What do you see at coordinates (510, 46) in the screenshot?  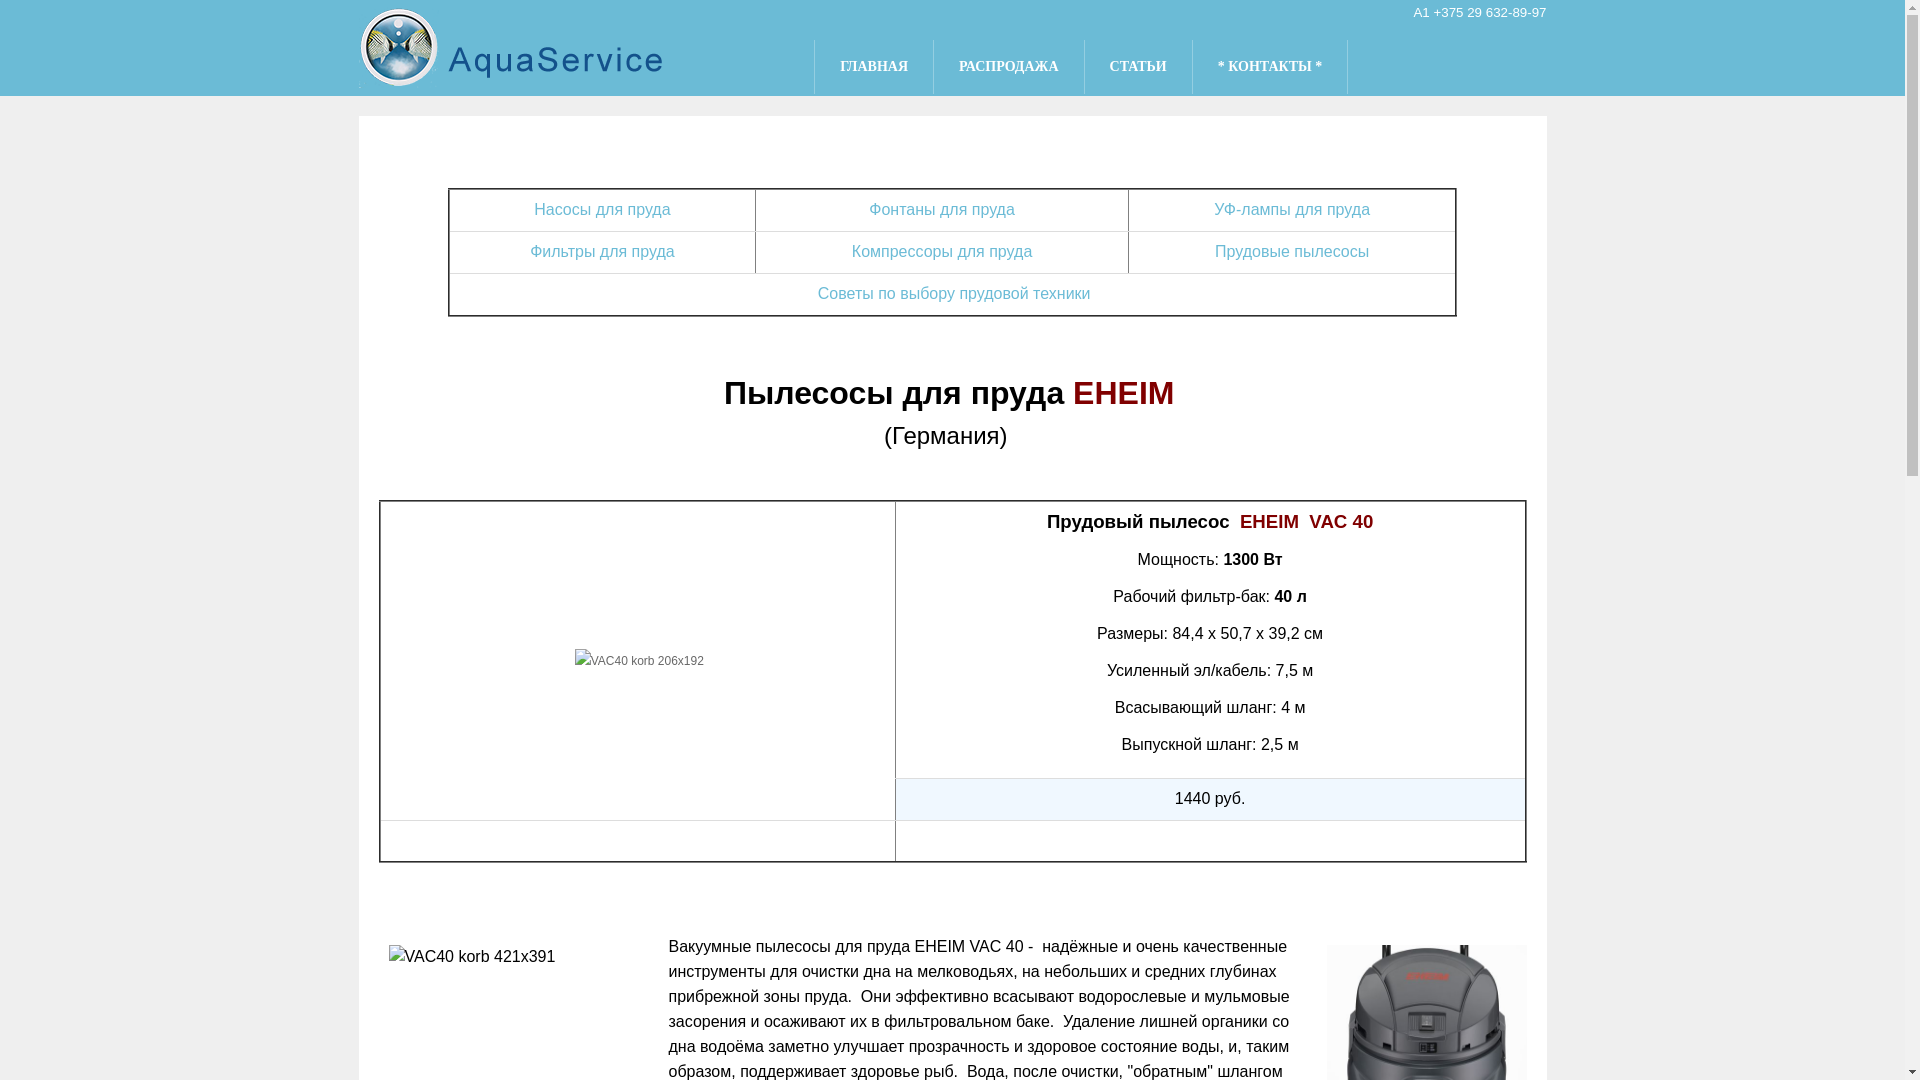 I see `'aqua-service.by'` at bounding box center [510, 46].